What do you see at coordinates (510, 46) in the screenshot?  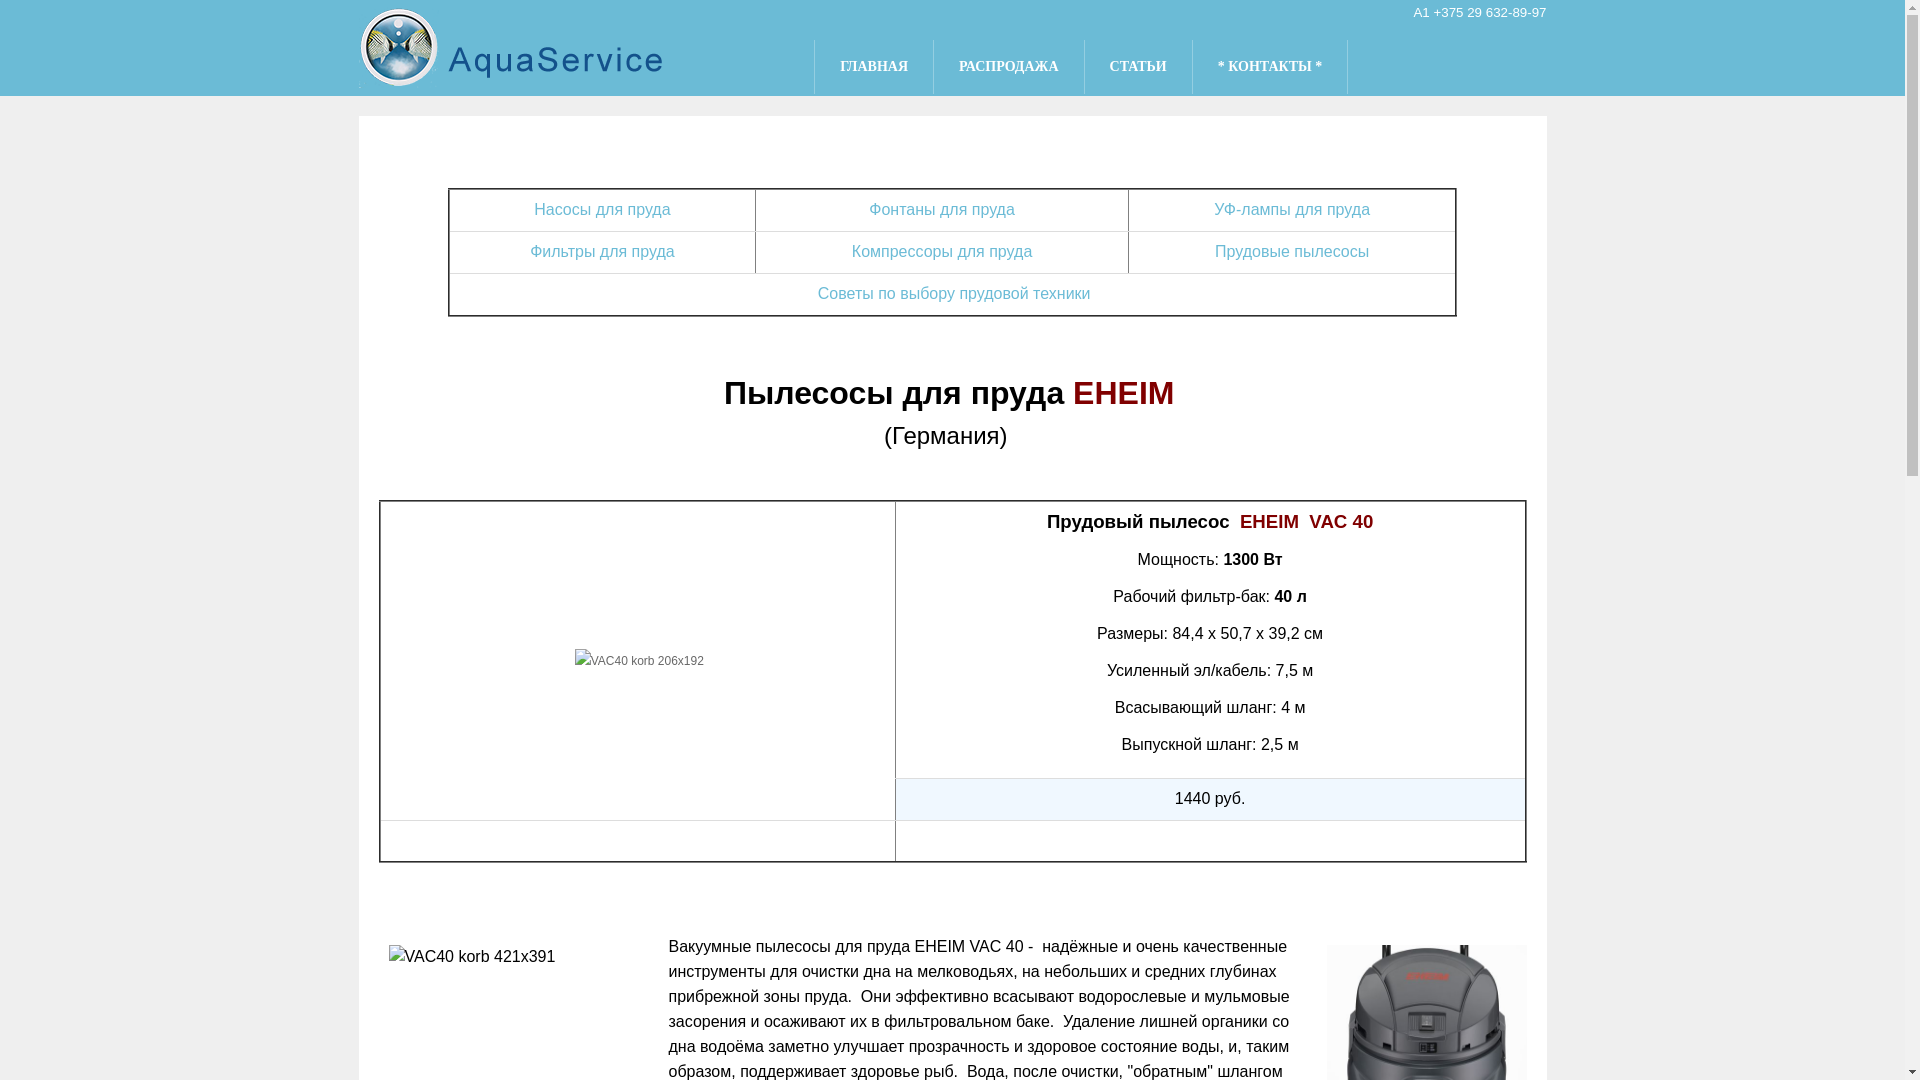 I see `'aqua-service.by'` at bounding box center [510, 46].